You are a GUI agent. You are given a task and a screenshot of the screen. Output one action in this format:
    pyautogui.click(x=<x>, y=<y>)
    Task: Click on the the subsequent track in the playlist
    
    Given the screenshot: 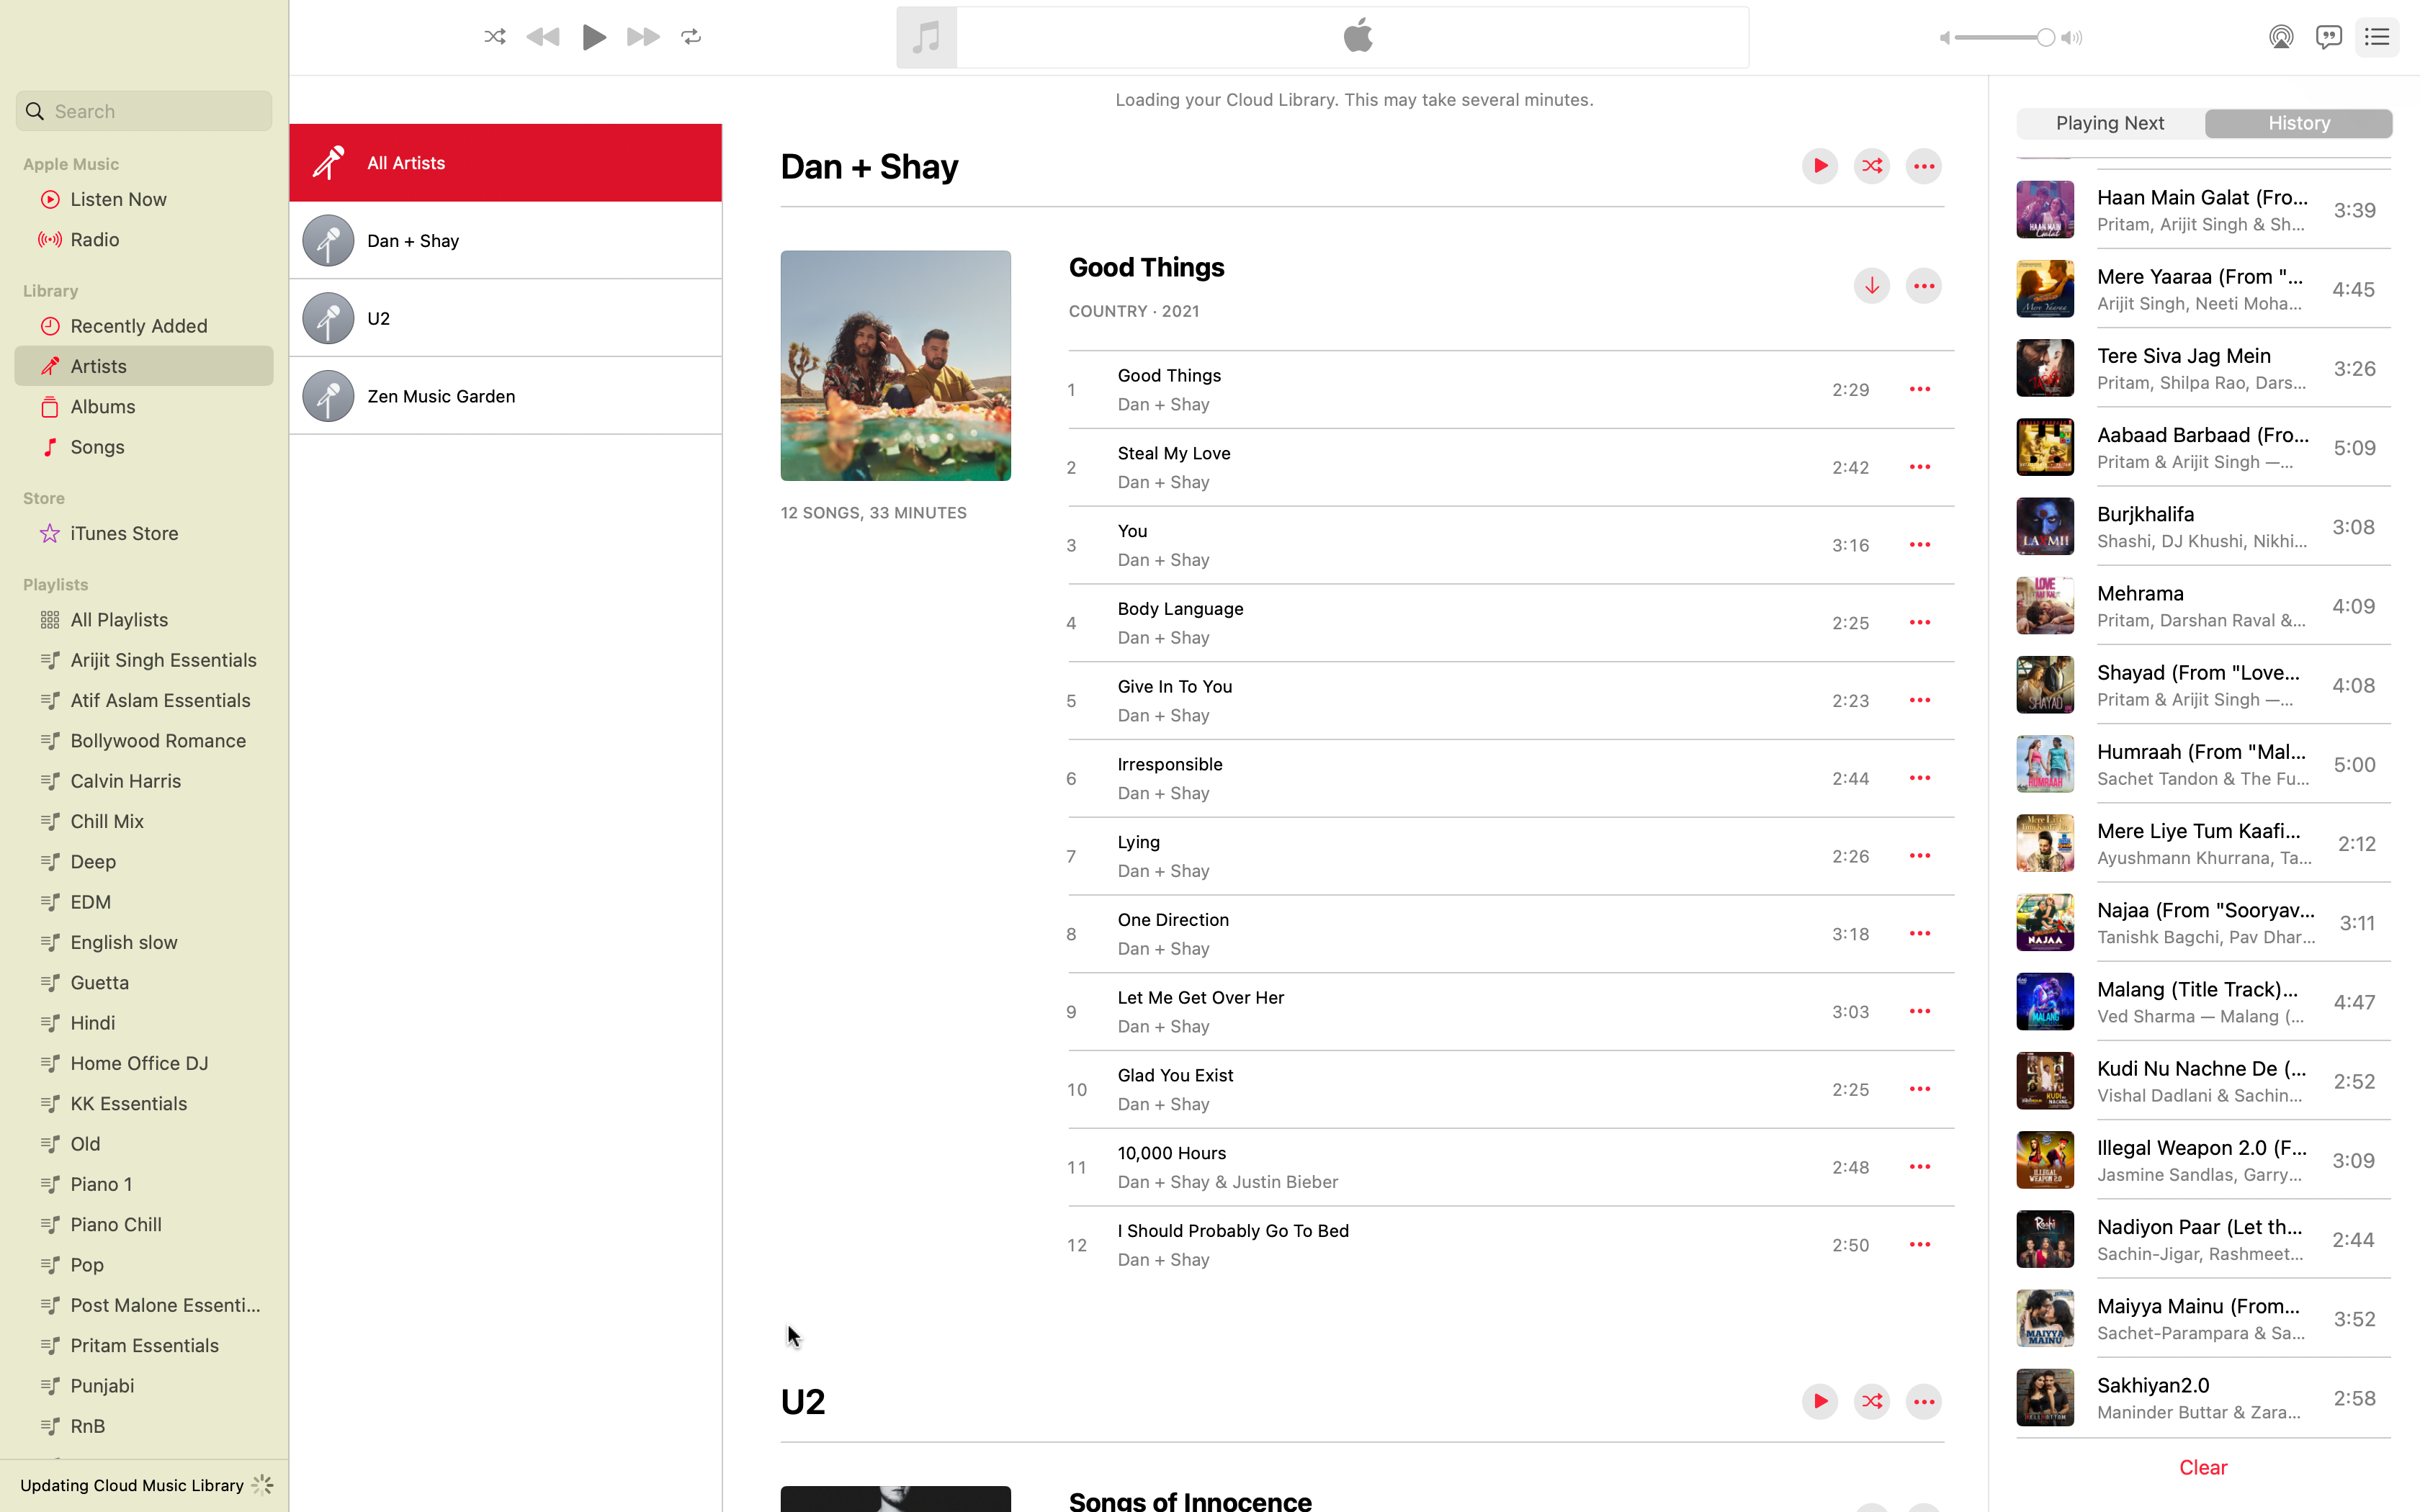 What is the action you would take?
    pyautogui.click(x=2110, y=124)
    